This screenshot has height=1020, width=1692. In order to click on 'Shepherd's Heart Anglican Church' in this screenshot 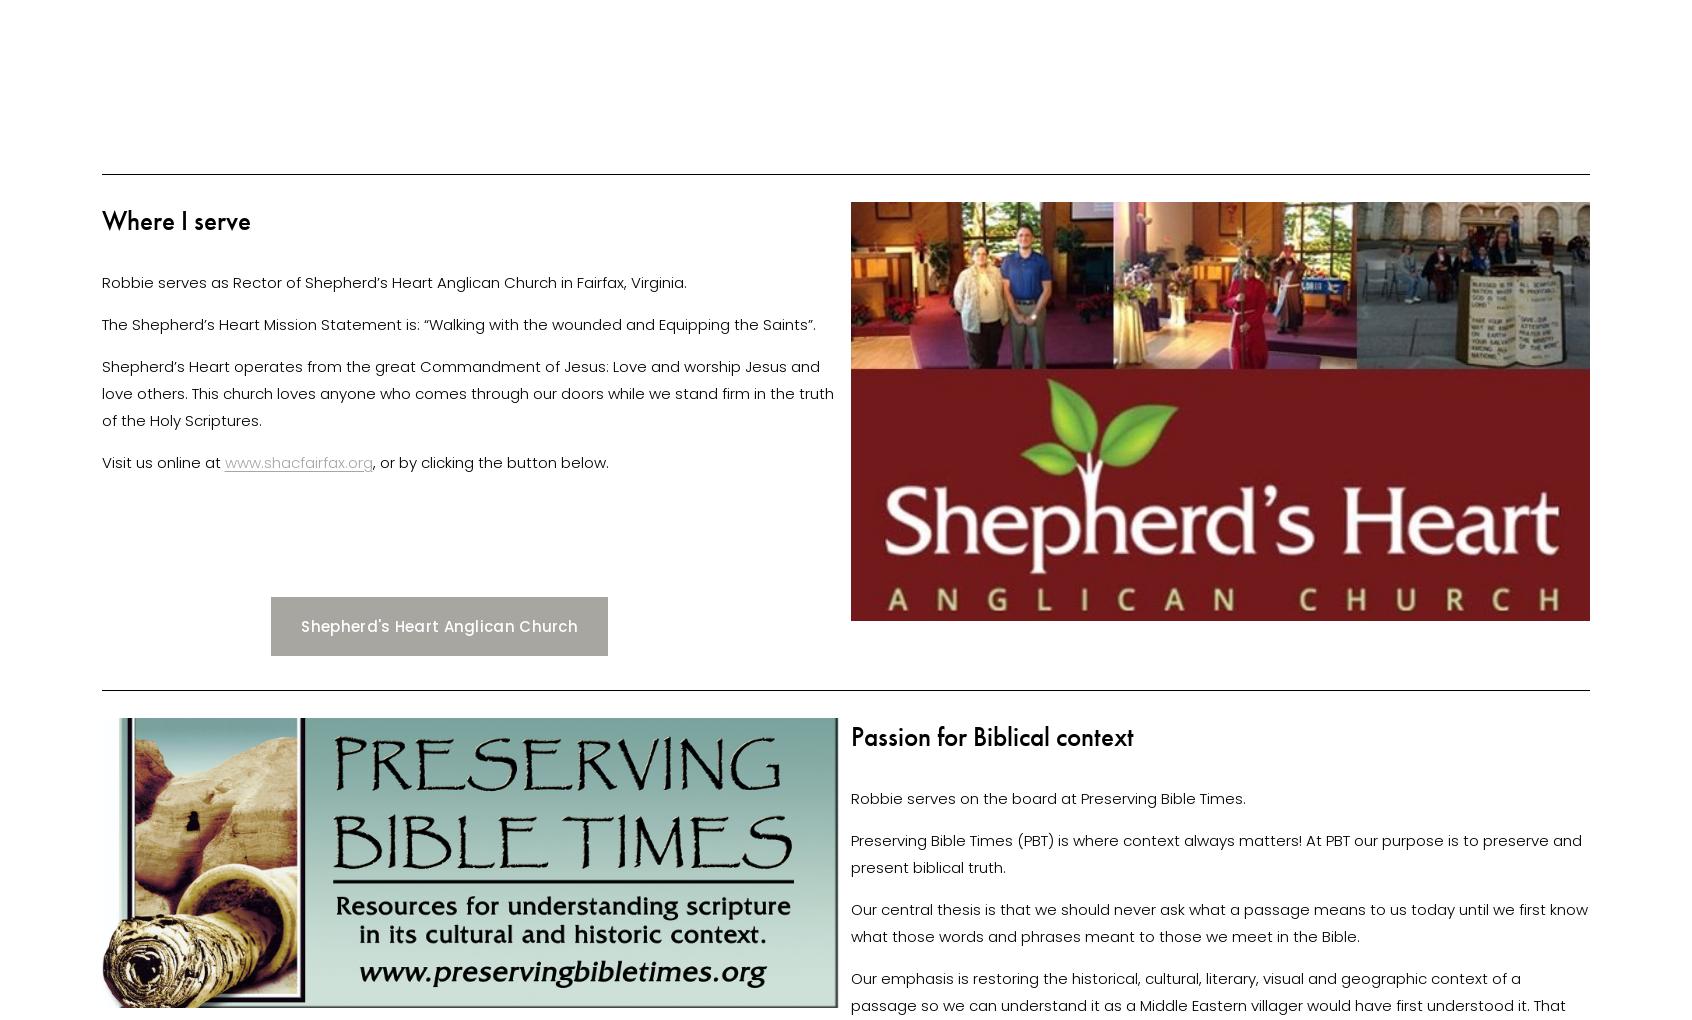, I will do `click(300, 624)`.